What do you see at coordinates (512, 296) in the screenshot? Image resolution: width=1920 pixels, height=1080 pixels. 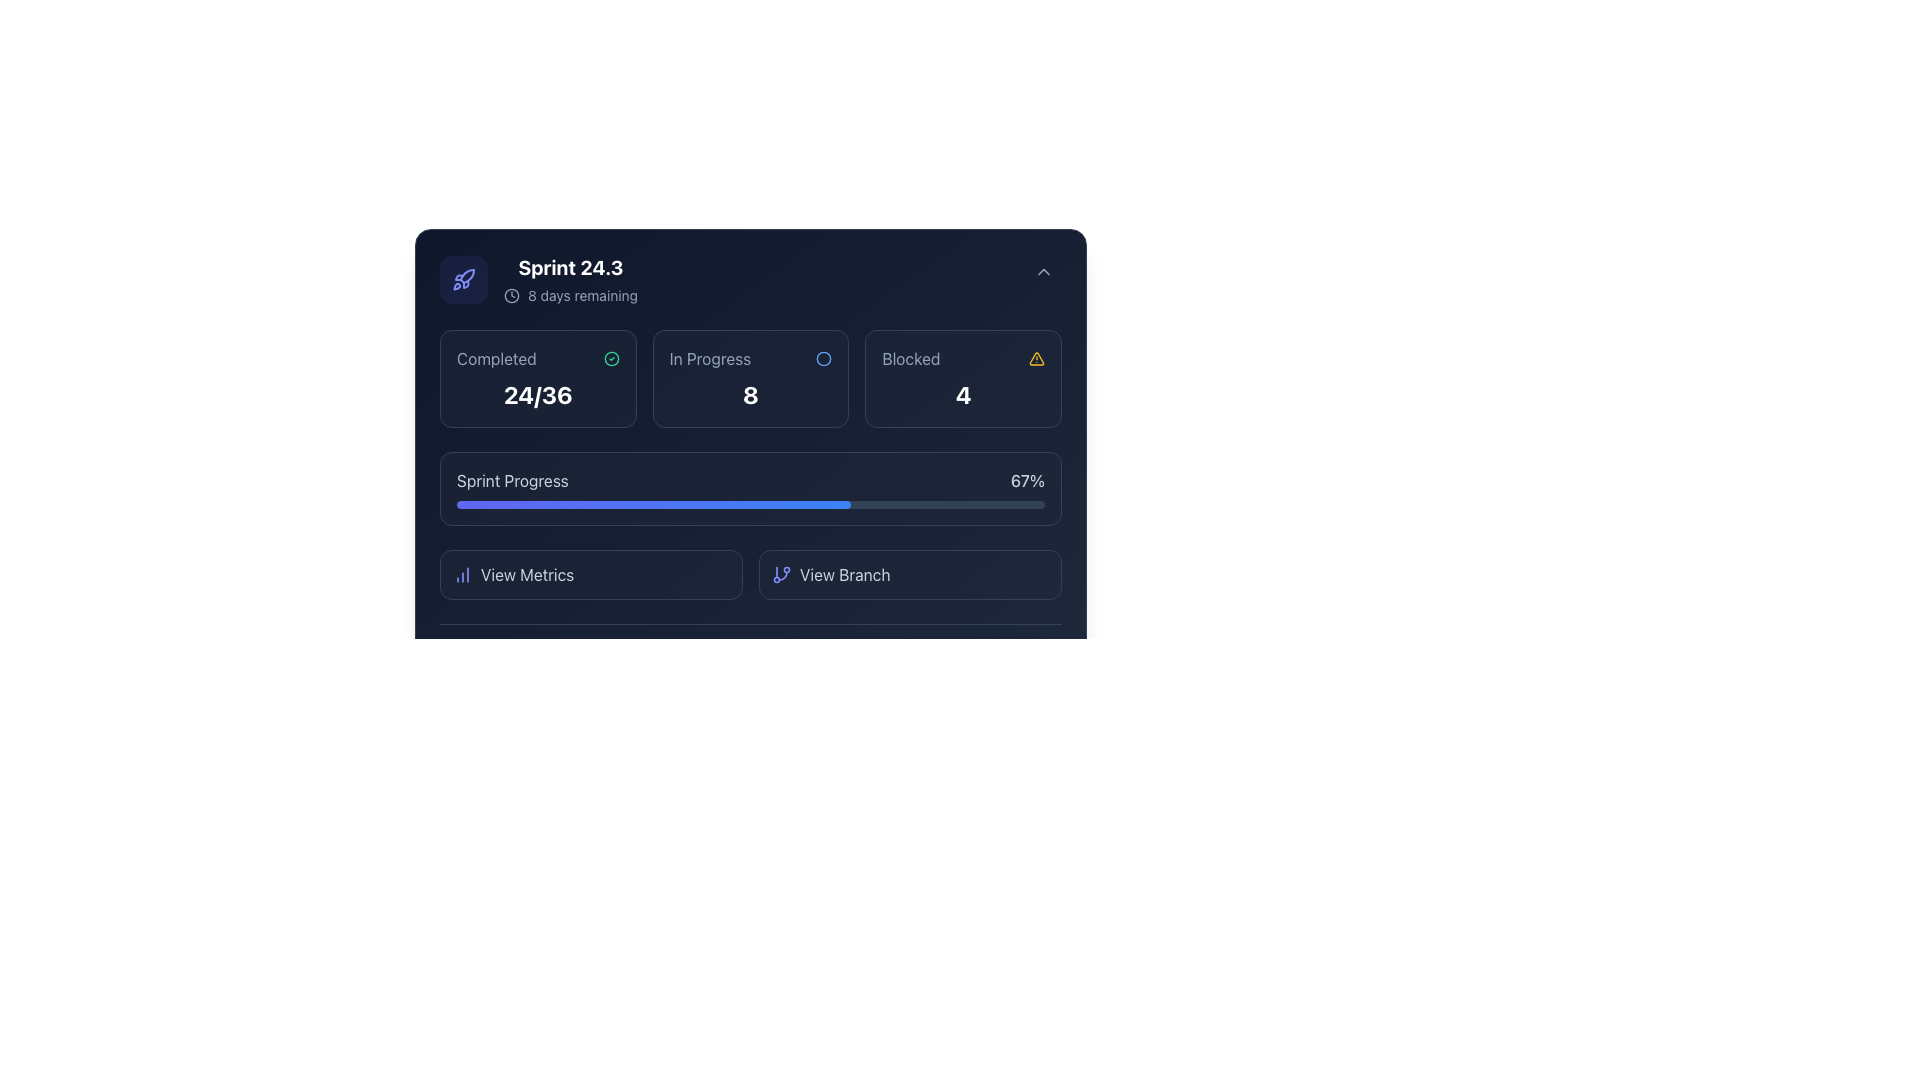 I see `the decorative SVG Circle that visually enhances the clock icon, located in the top-left section before the text '8 days remaining' next to 'Sprint 24.3'` at bounding box center [512, 296].